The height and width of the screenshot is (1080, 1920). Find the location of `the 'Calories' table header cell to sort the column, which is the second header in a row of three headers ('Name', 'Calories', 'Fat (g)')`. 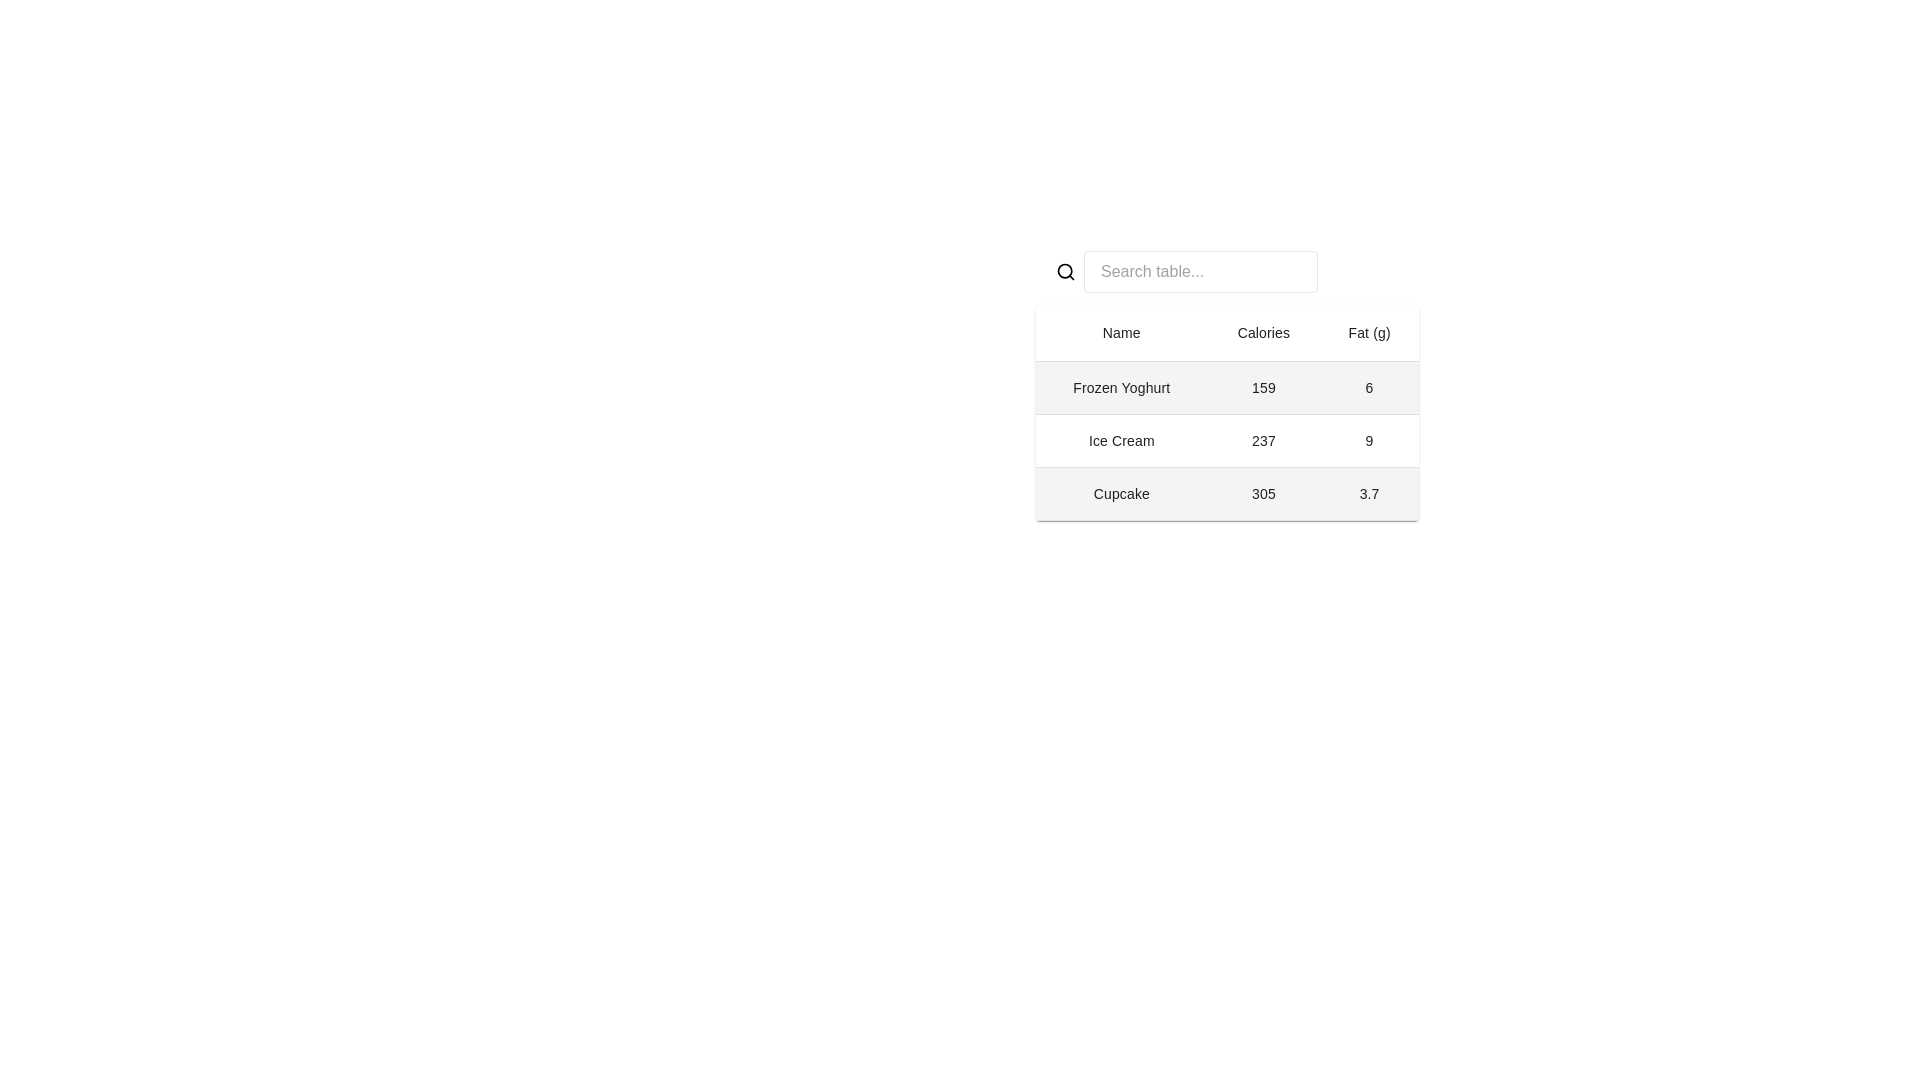

the 'Calories' table header cell to sort the column, which is the second header in a row of three headers ('Name', 'Calories', 'Fat (g)') is located at coordinates (1262, 332).